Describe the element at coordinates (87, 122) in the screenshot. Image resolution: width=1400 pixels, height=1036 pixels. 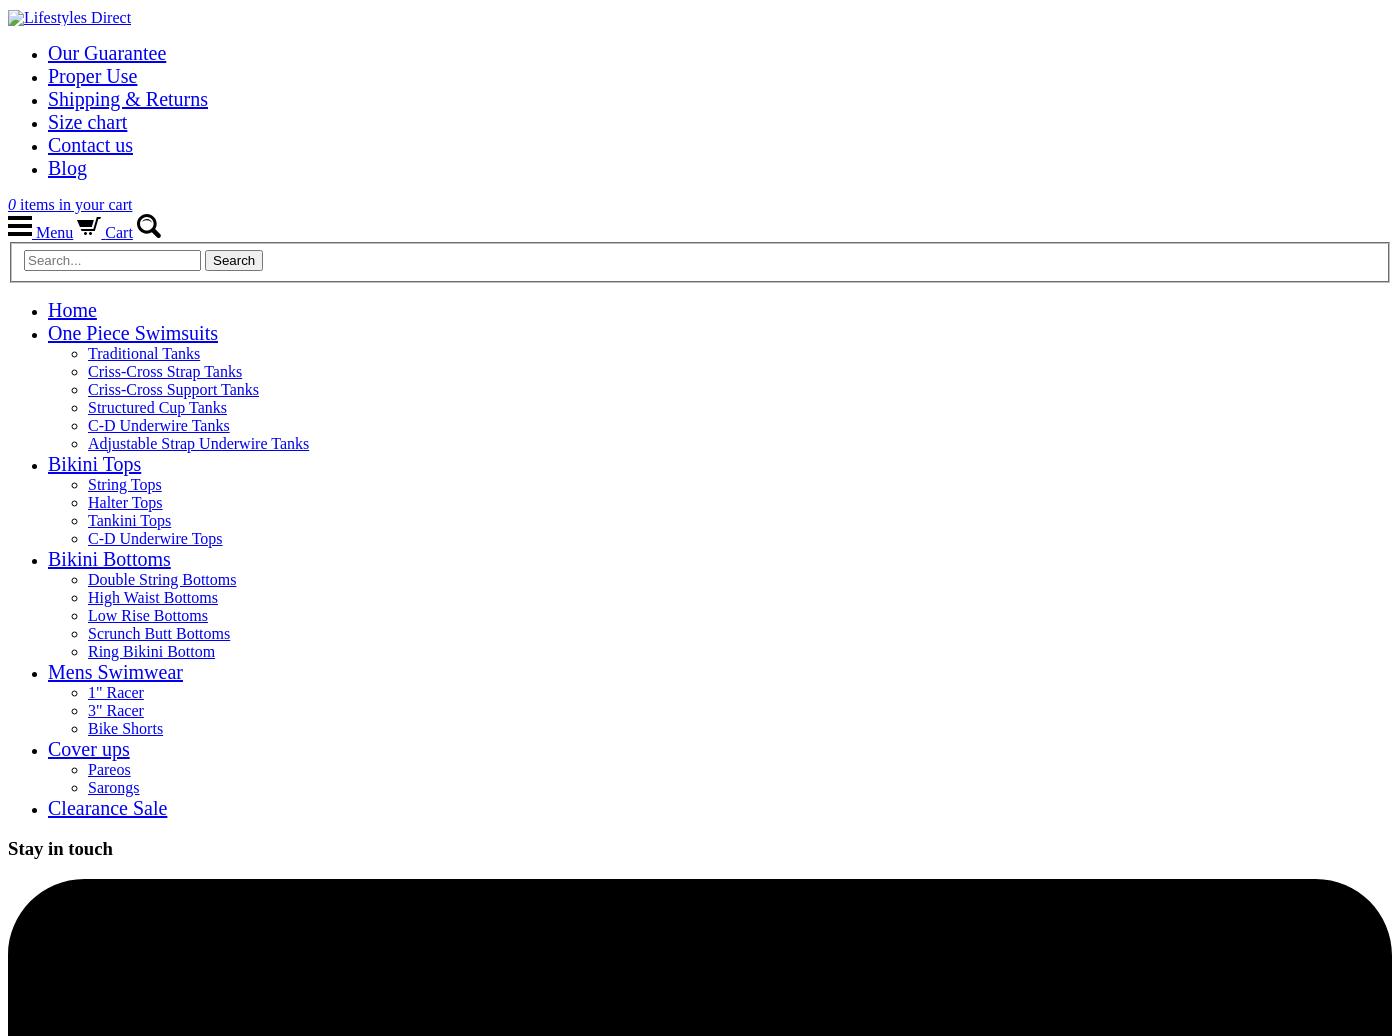
I see `'Size chart'` at that location.